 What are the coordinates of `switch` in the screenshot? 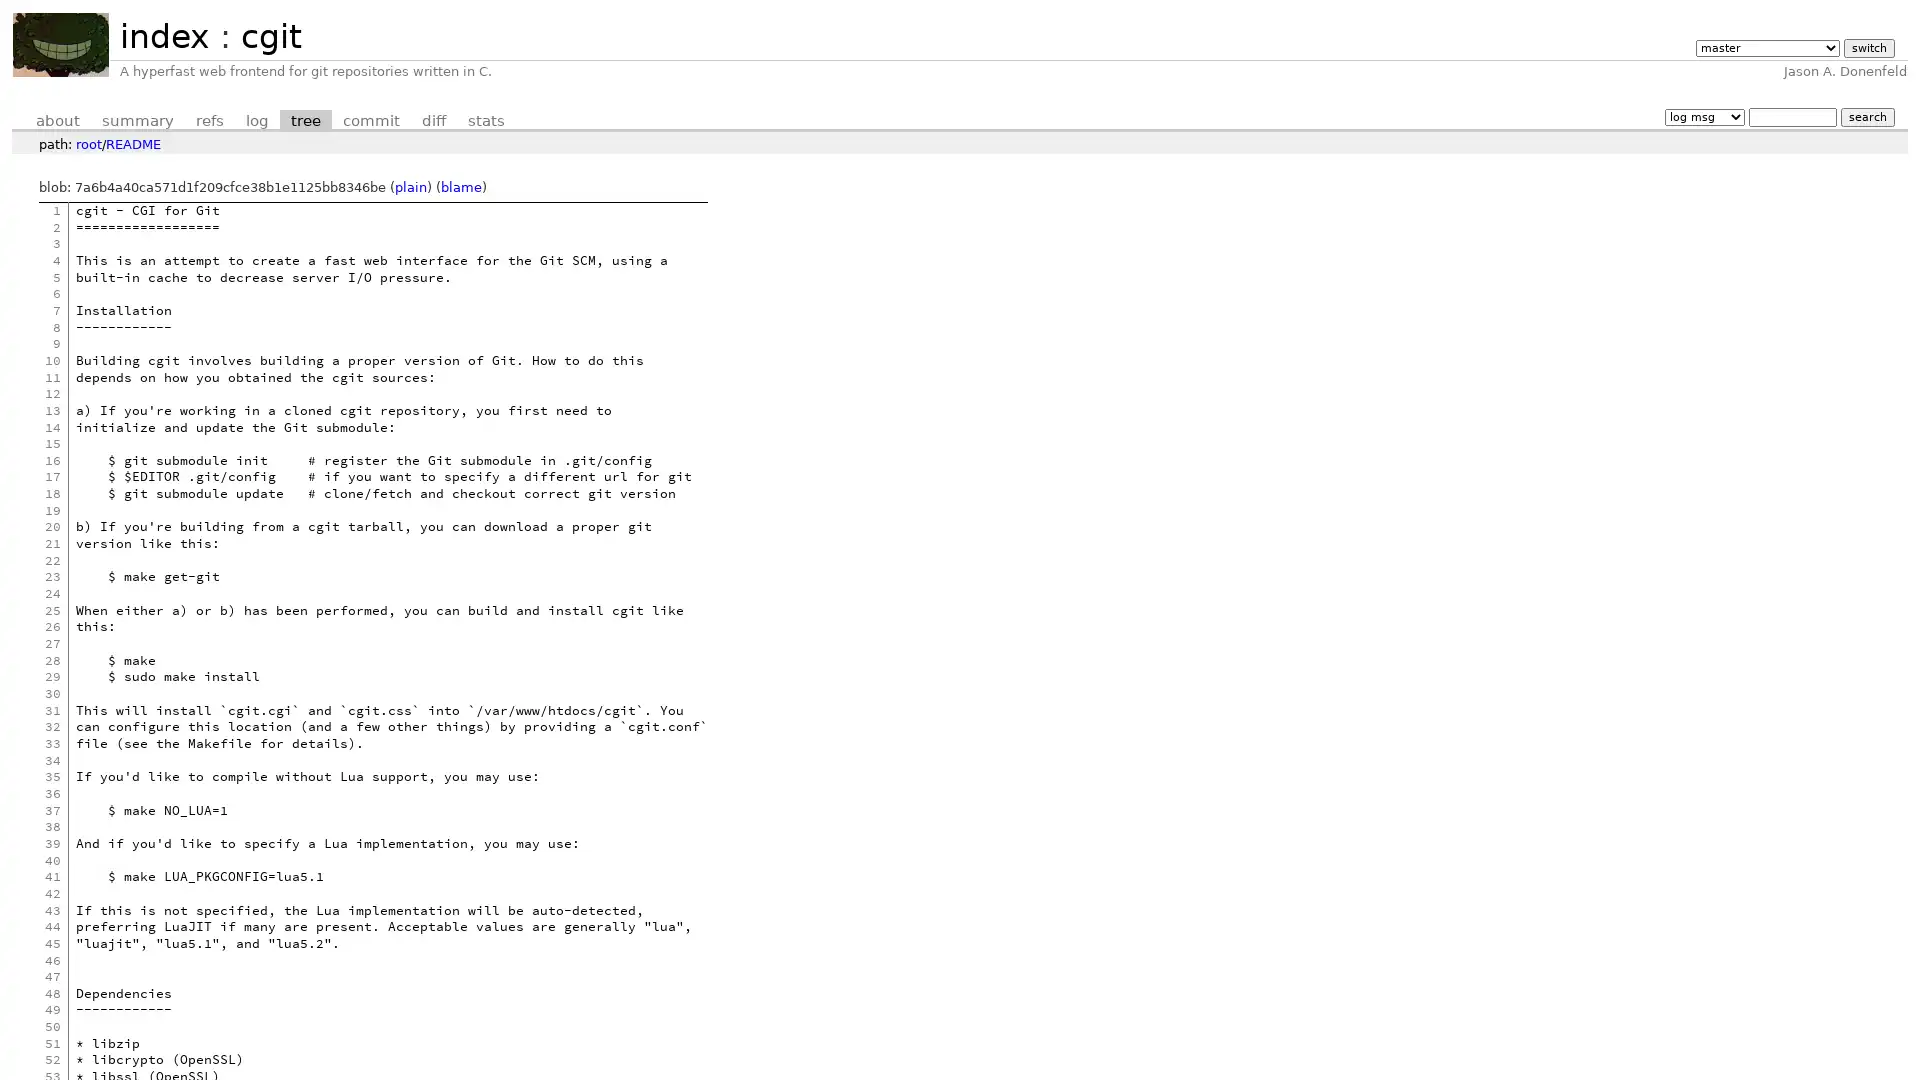 It's located at (1867, 47).